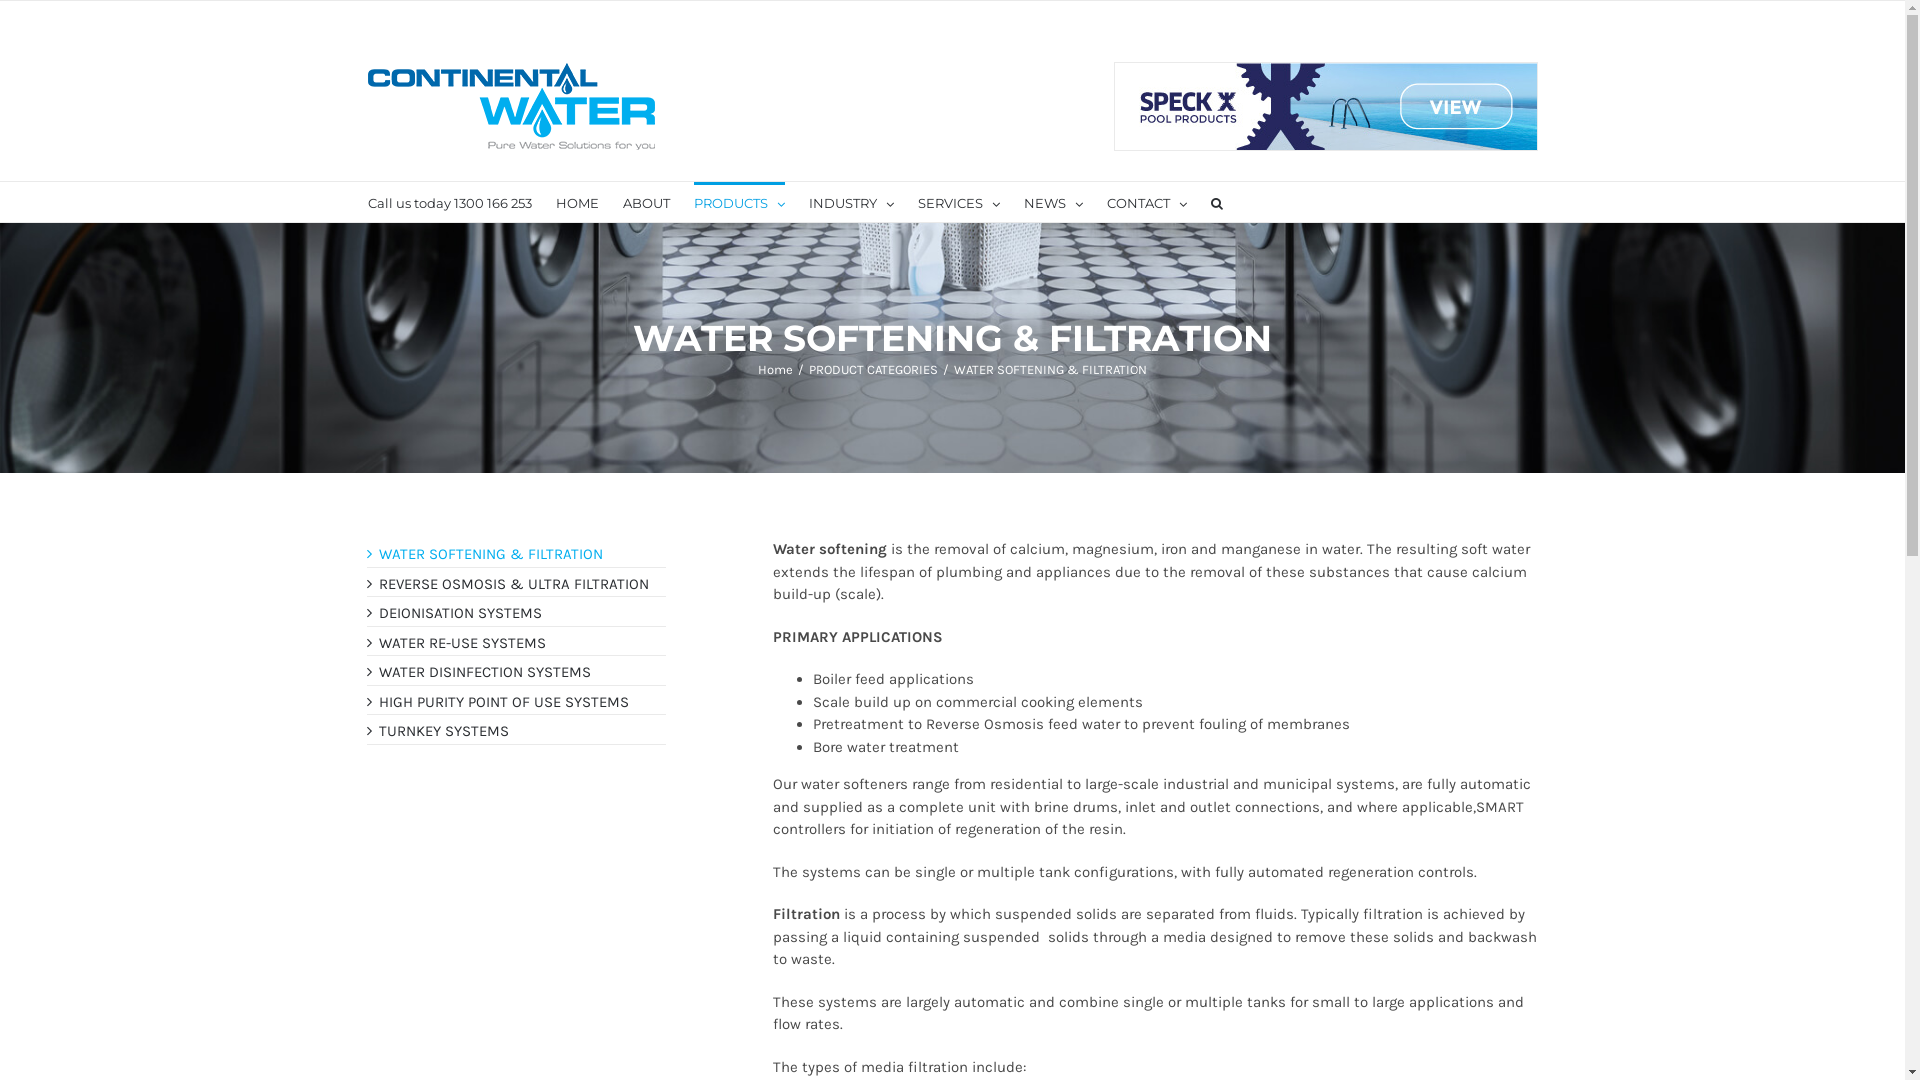 The width and height of the screenshot is (1920, 1080). I want to click on 'ABOUT', so click(645, 201).